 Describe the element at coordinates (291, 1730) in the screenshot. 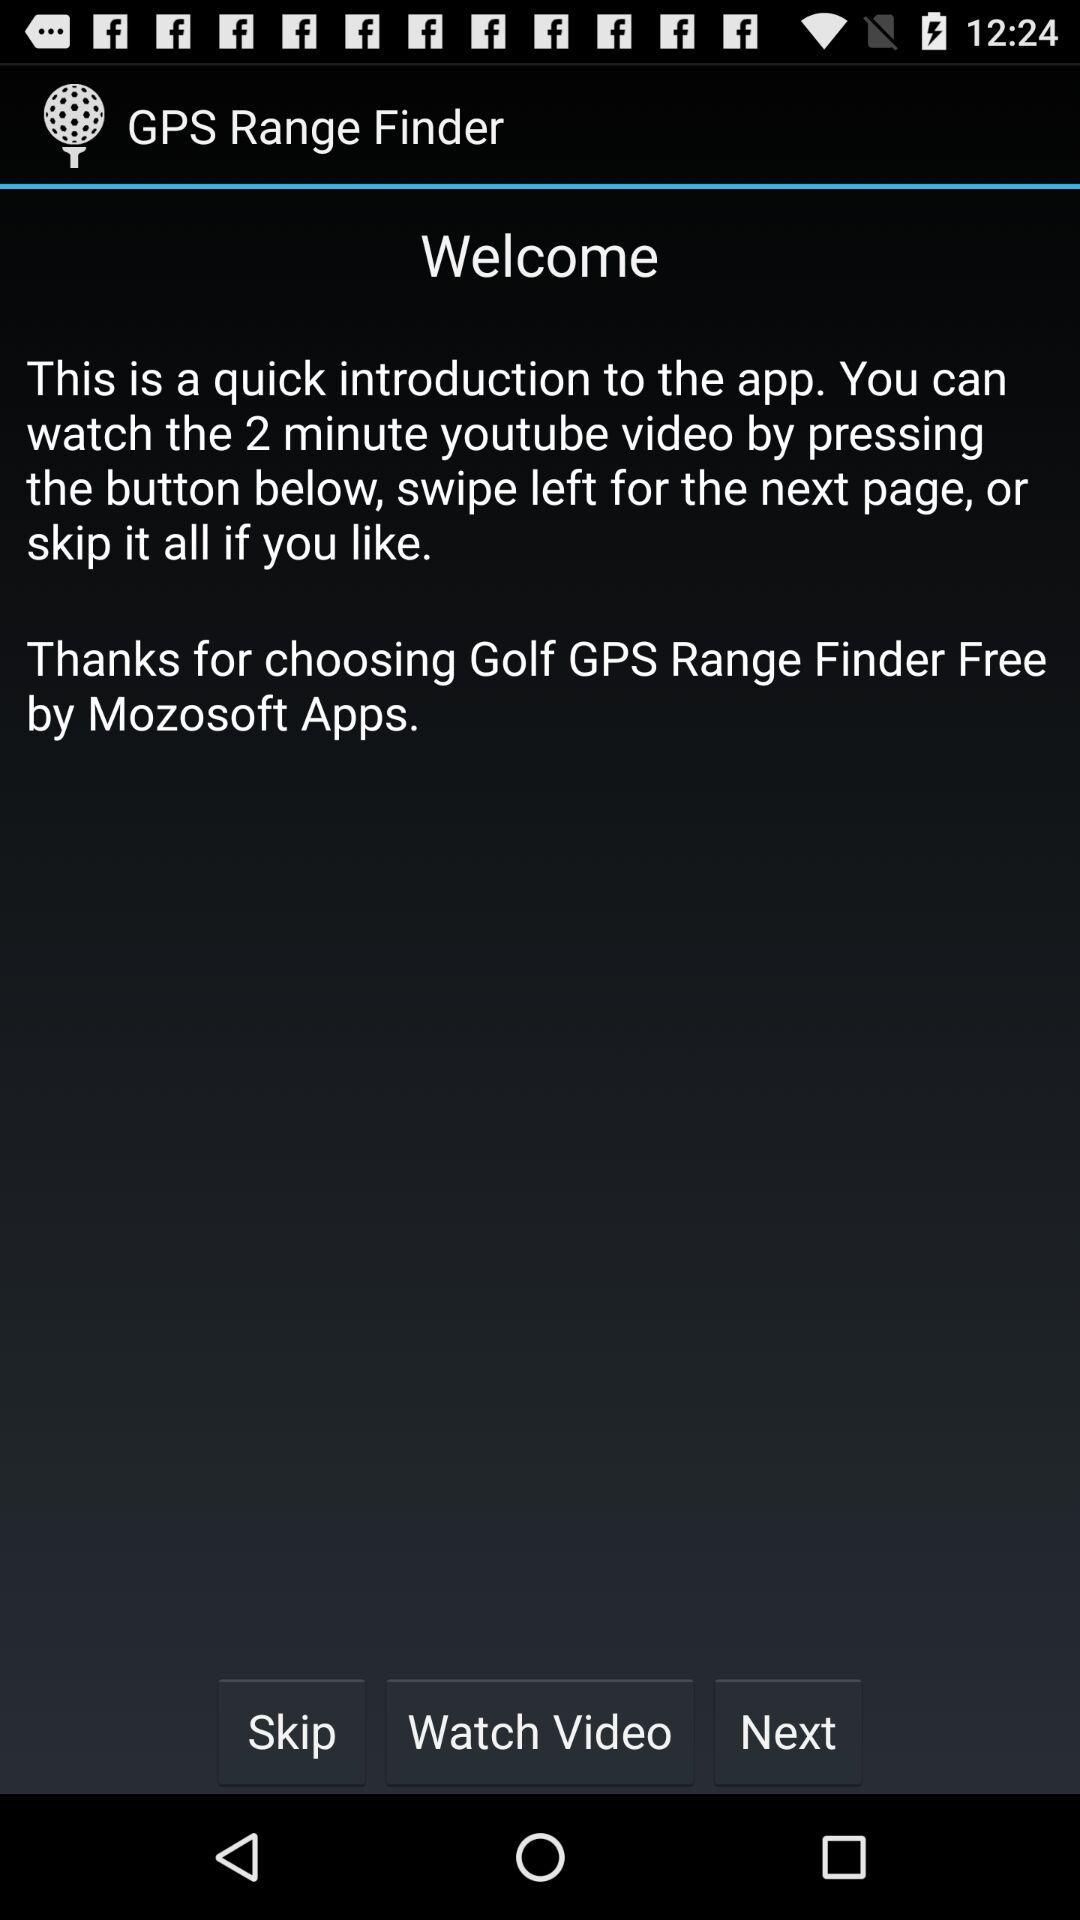

I see `the skip at the bottom left corner` at that location.